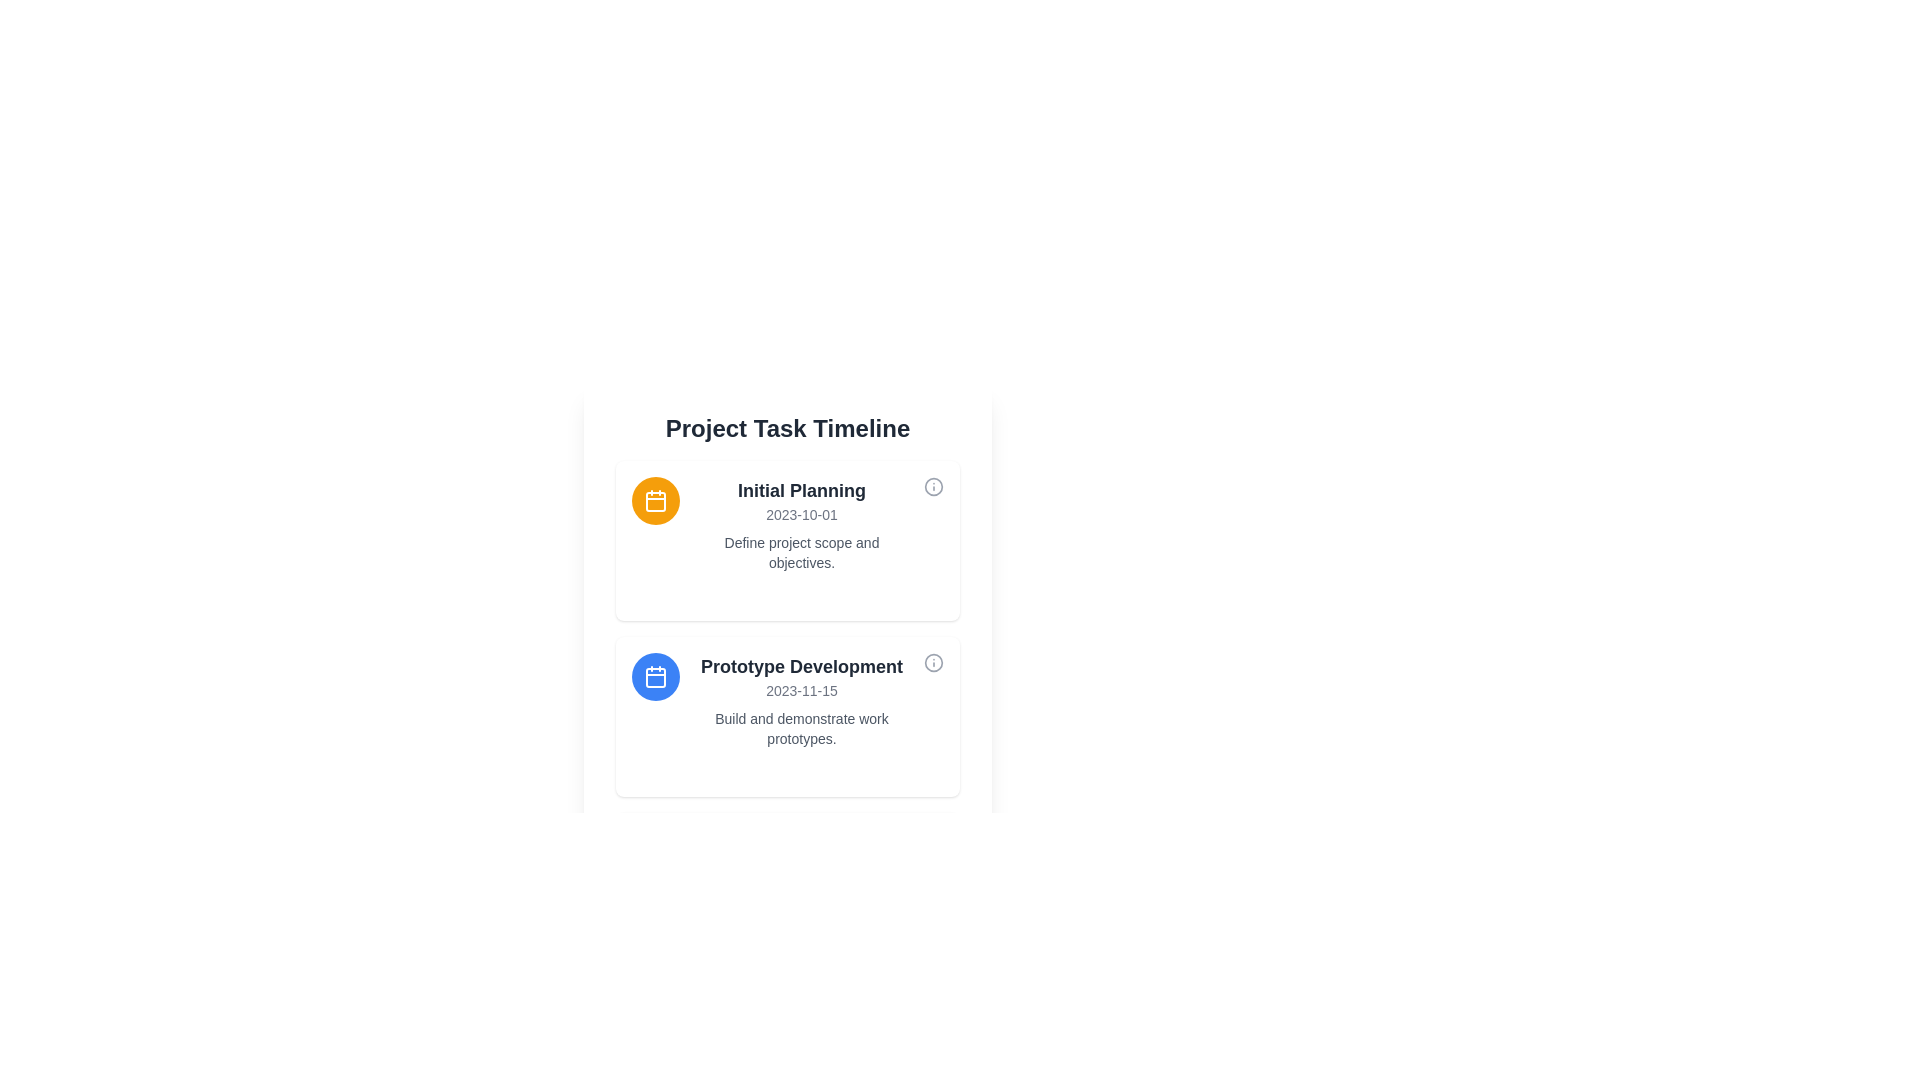  What do you see at coordinates (801, 729) in the screenshot?
I see `the descriptive text block that provides additional context for the 'Prototype Development' task in the 'Project Task Timeline' section, located below the title and date, and above the 'In Progress' status badge` at bounding box center [801, 729].